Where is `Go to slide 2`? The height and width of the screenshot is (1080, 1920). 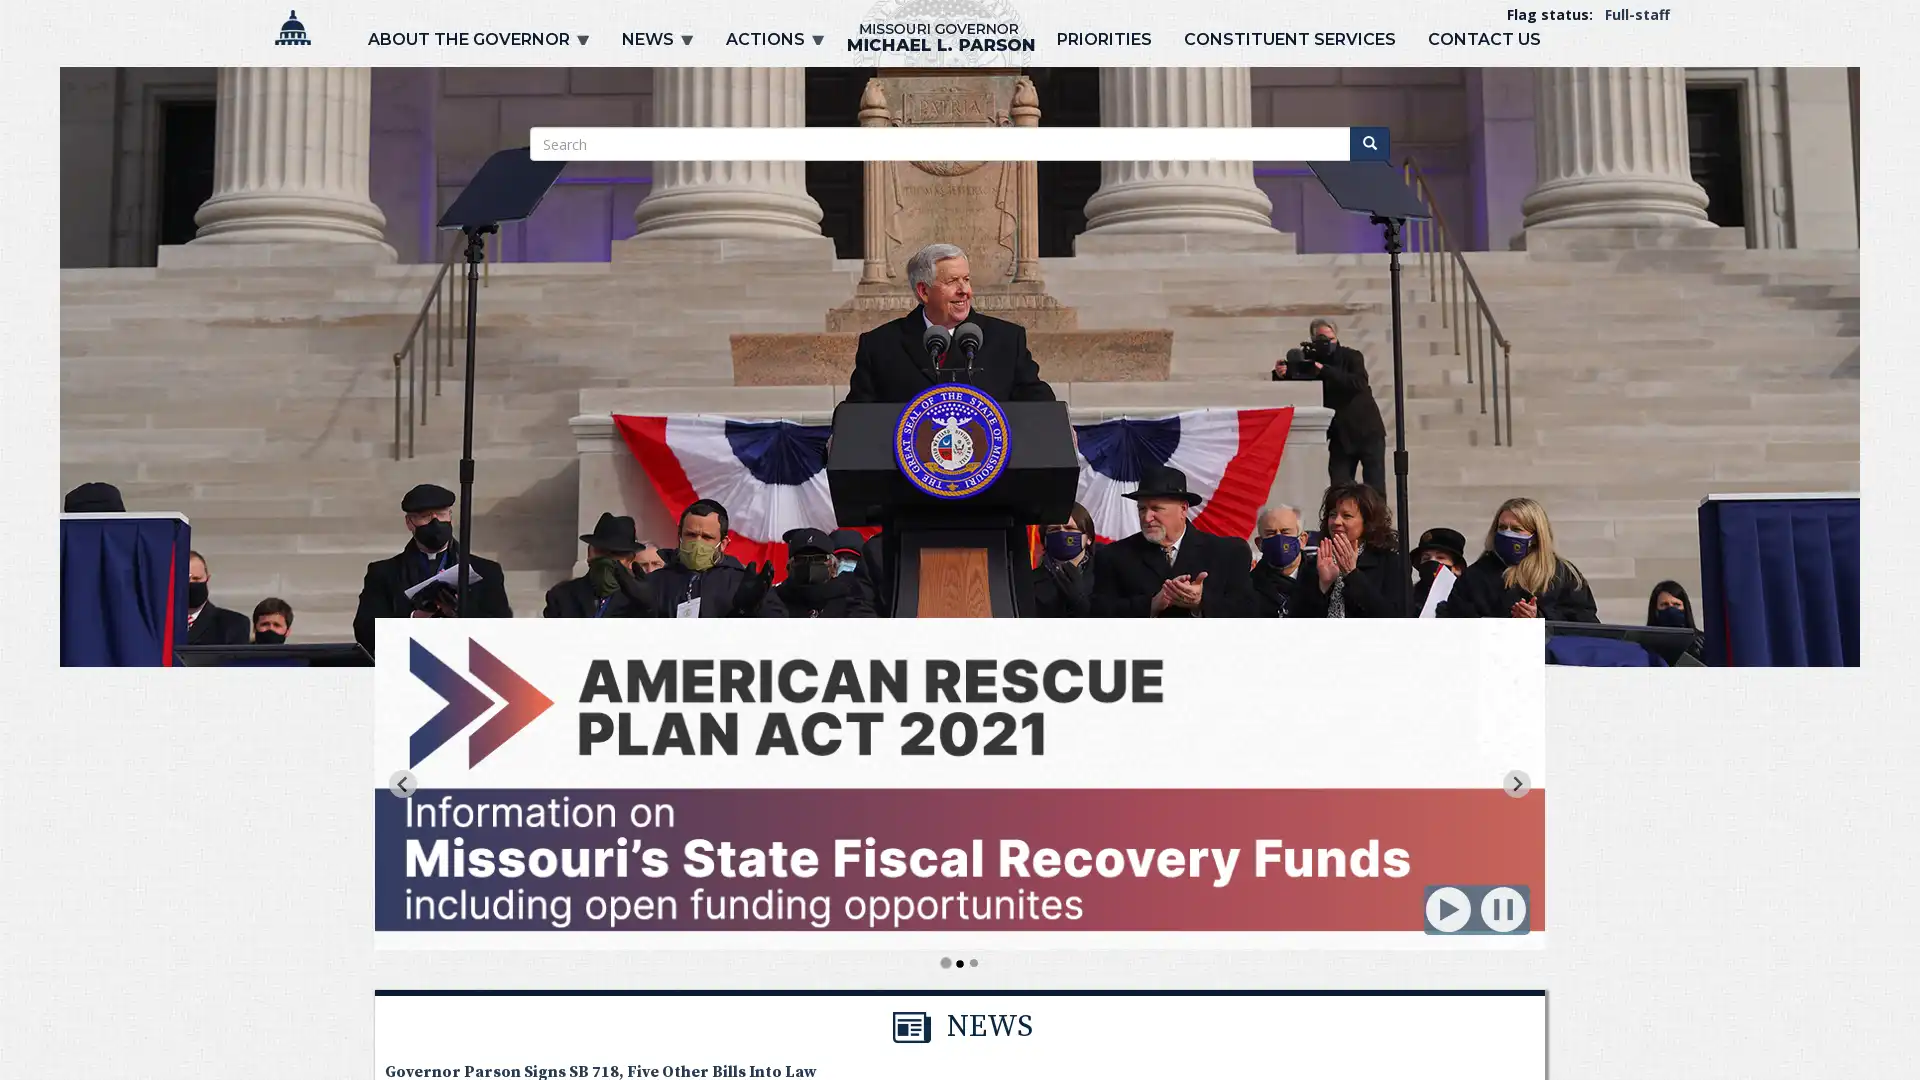 Go to slide 2 is located at coordinates (960, 962).